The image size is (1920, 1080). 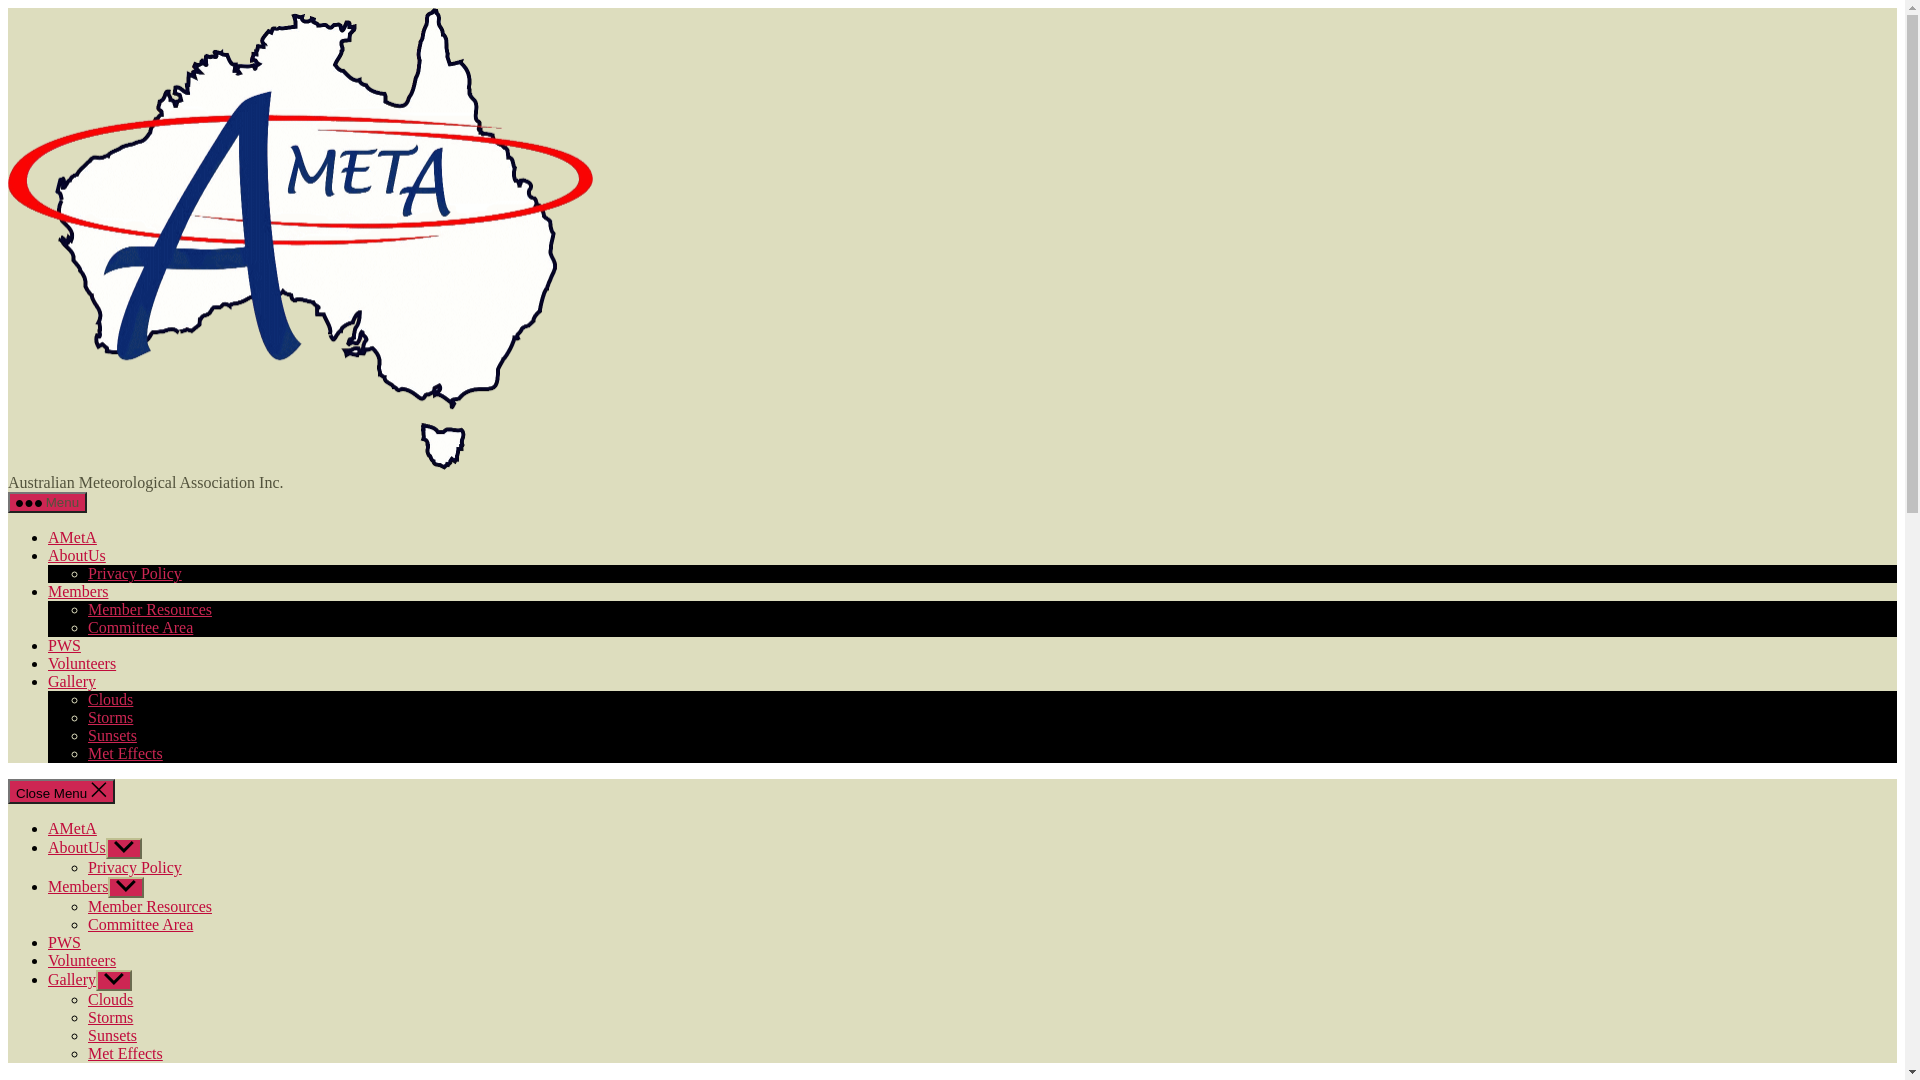 I want to click on 'Sunsets', so click(x=86, y=1035).